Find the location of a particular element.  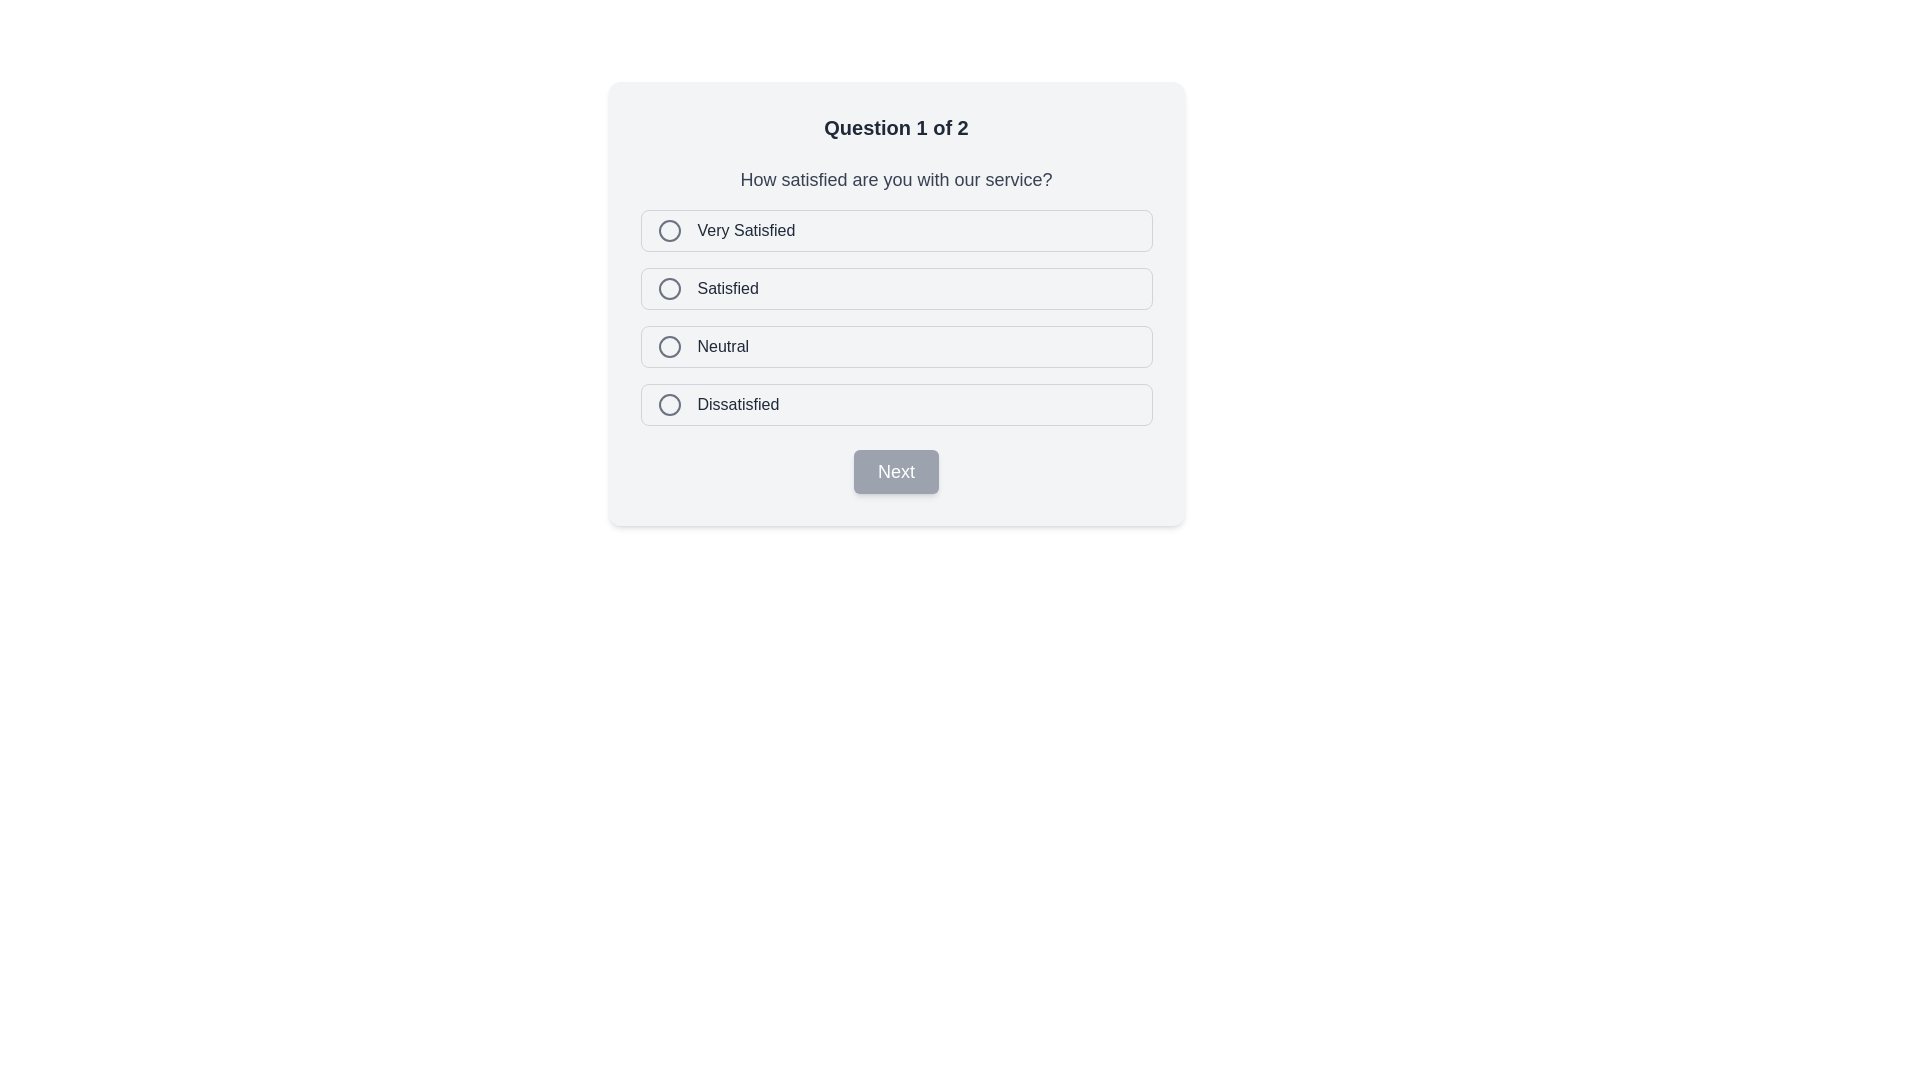

the 'Very Satisfied' text label which is styled in a medium-weight, gray font and located next to the first radio button in the satisfaction levels list is located at coordinates (745, 230).